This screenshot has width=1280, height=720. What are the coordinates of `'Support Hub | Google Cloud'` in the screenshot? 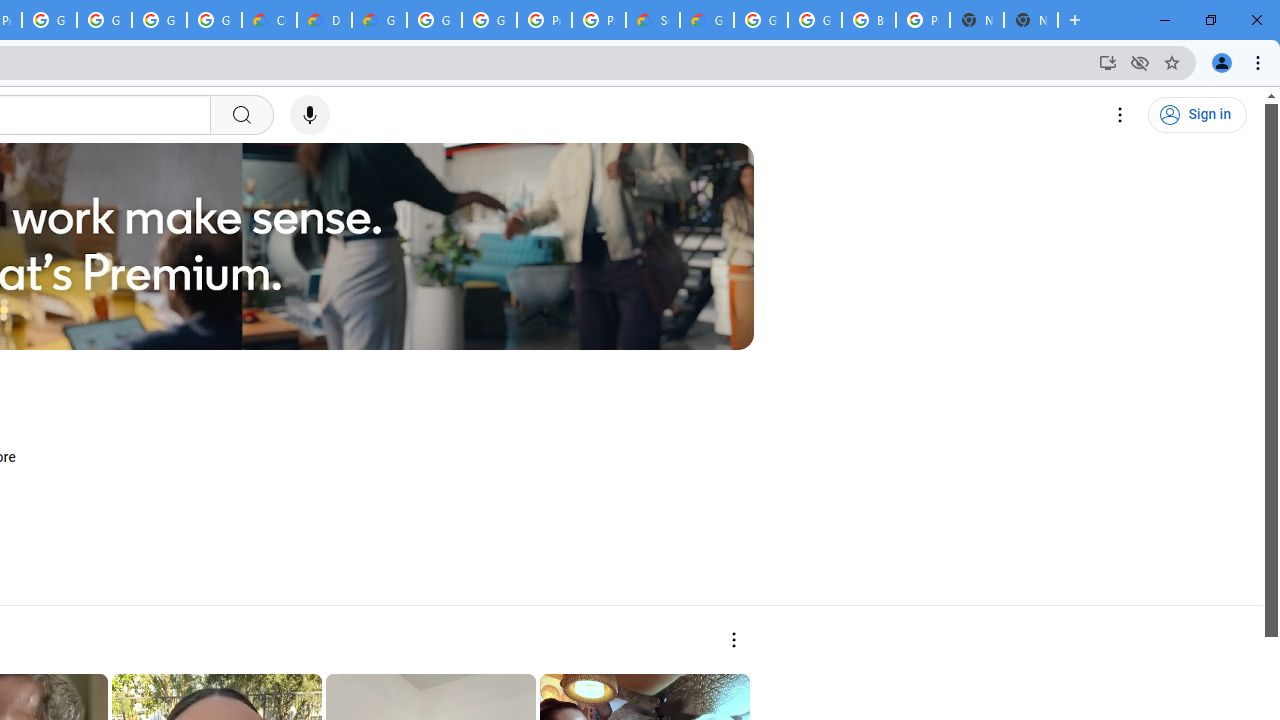 It's located at (652, 20).